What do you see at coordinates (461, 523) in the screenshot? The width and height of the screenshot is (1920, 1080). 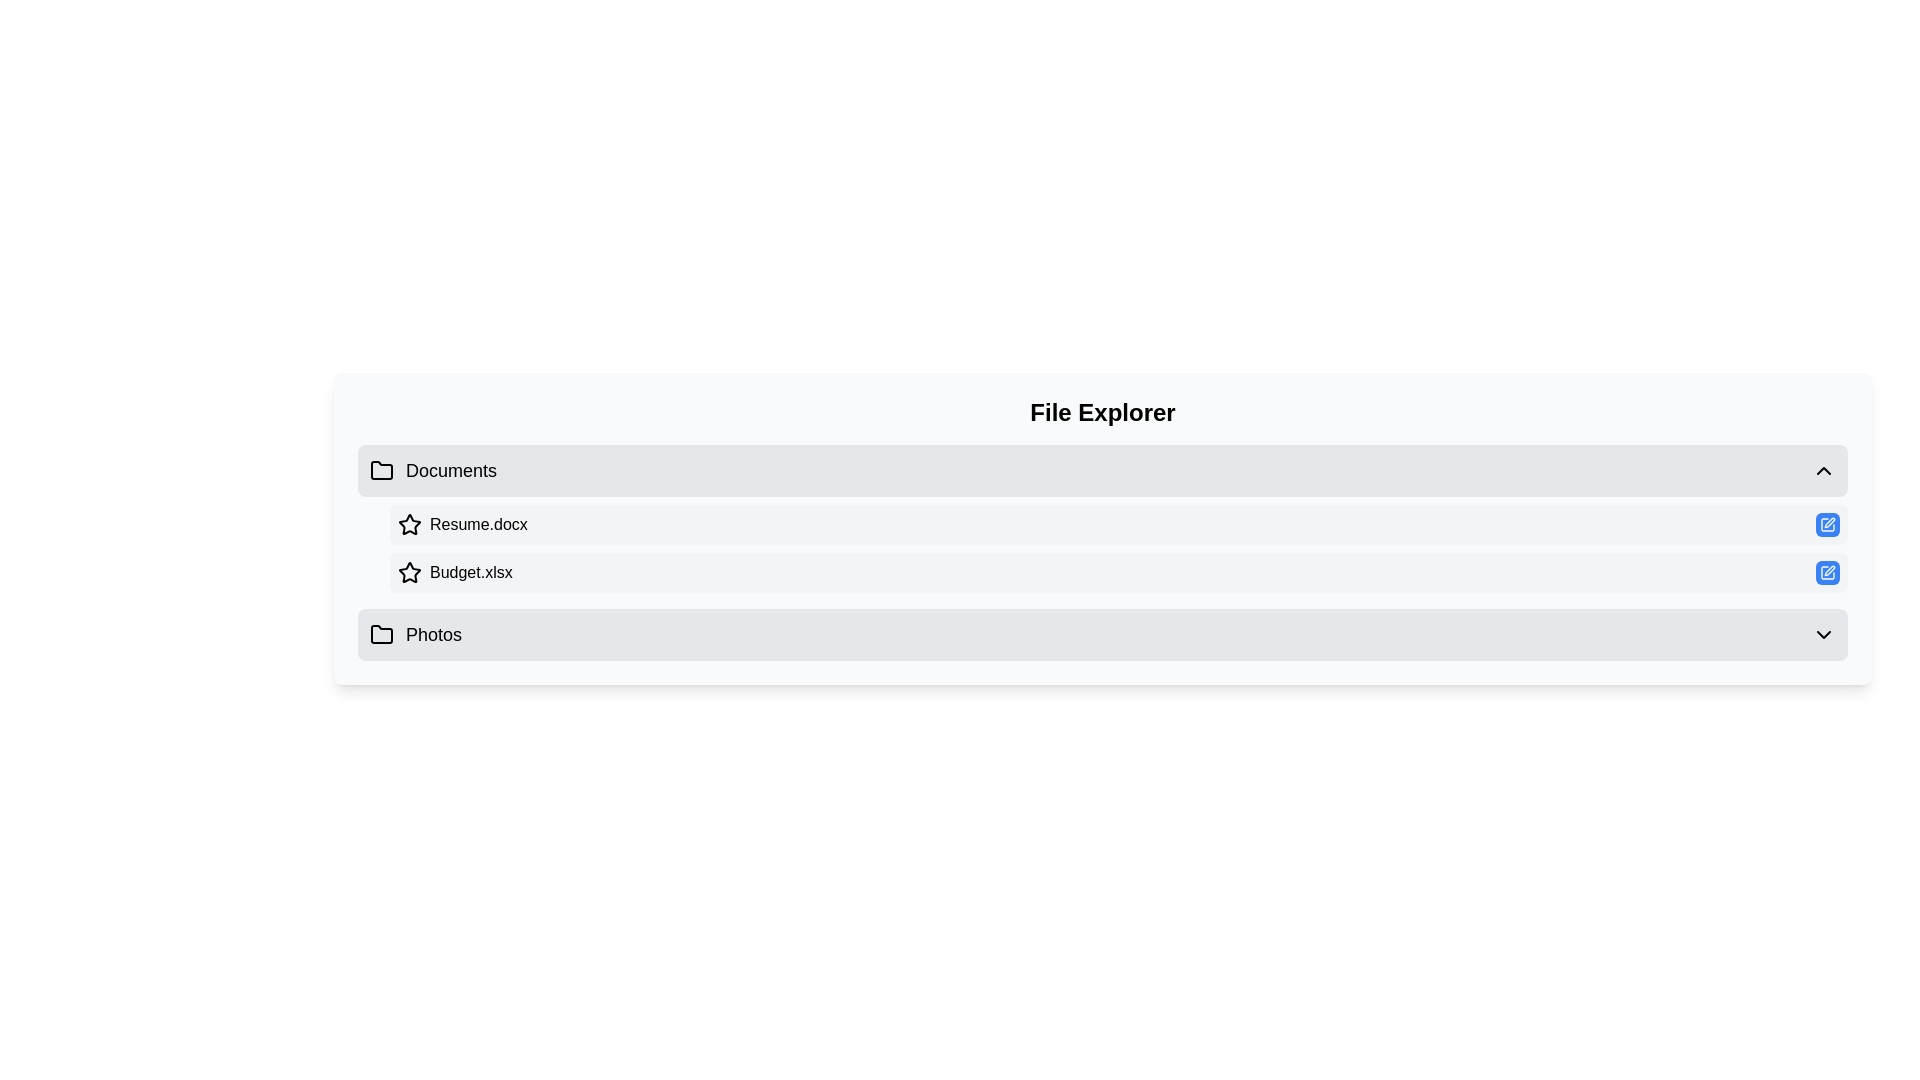 I see `the 'Resume.docx' file label, which is displayed in bold with a star icon to its left, located in the 'Documents' section of the file explorer` at bounding box center [461, 523].